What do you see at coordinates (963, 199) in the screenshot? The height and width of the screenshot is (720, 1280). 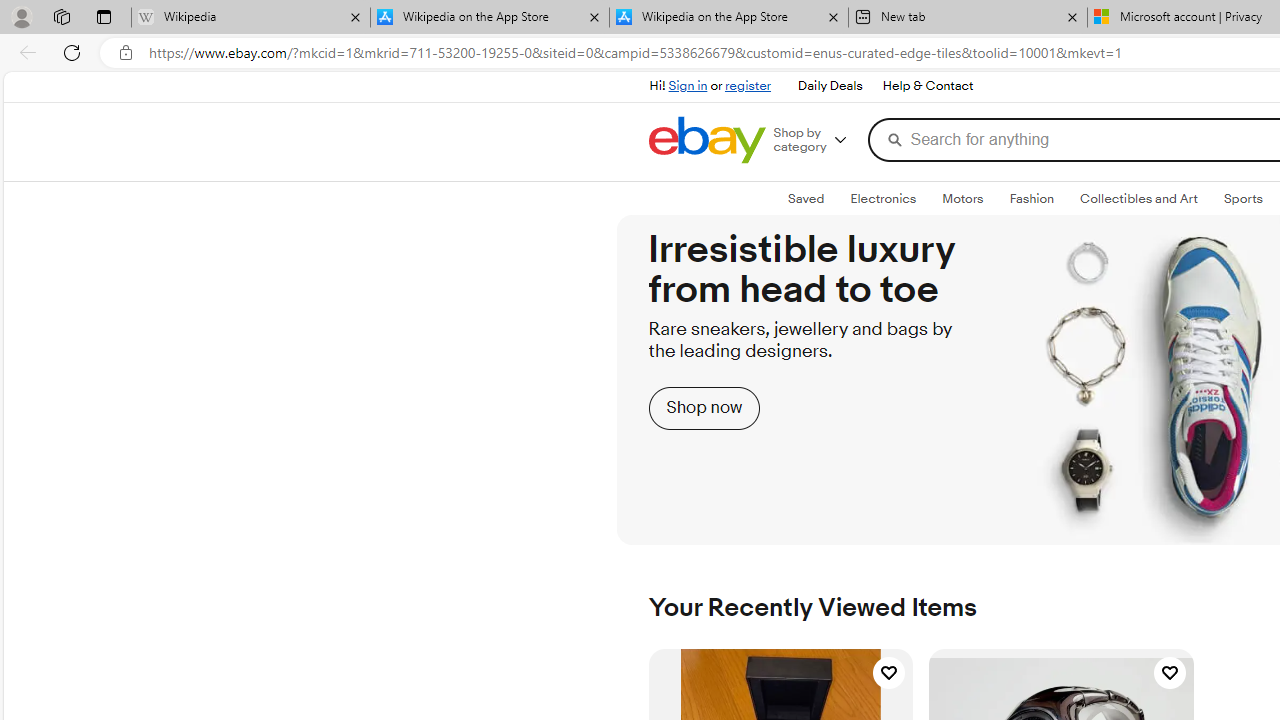 I see `'Motors'` at bounding box center [963, 199].